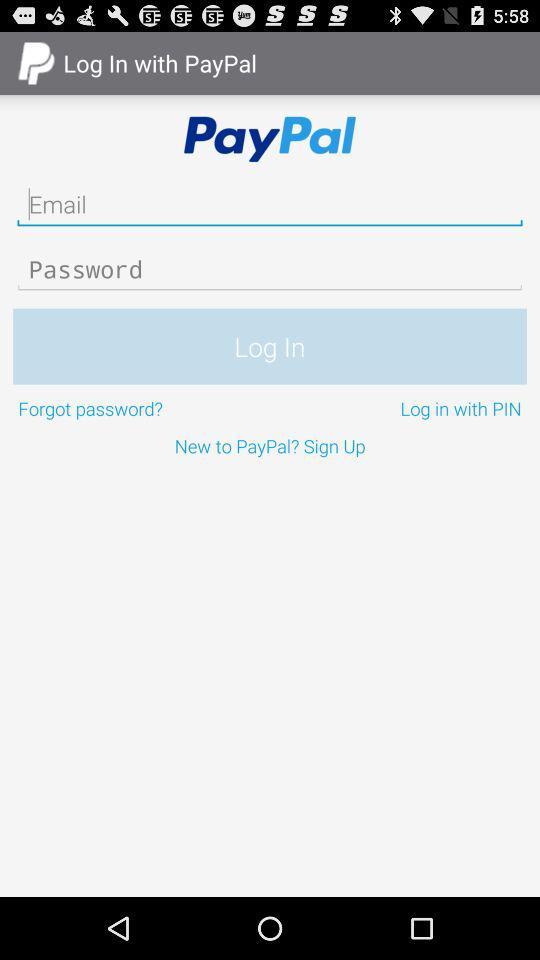 The height and width of the screenshot is (960, 540). I want to click on the forgot password? item, so click(140, 407).